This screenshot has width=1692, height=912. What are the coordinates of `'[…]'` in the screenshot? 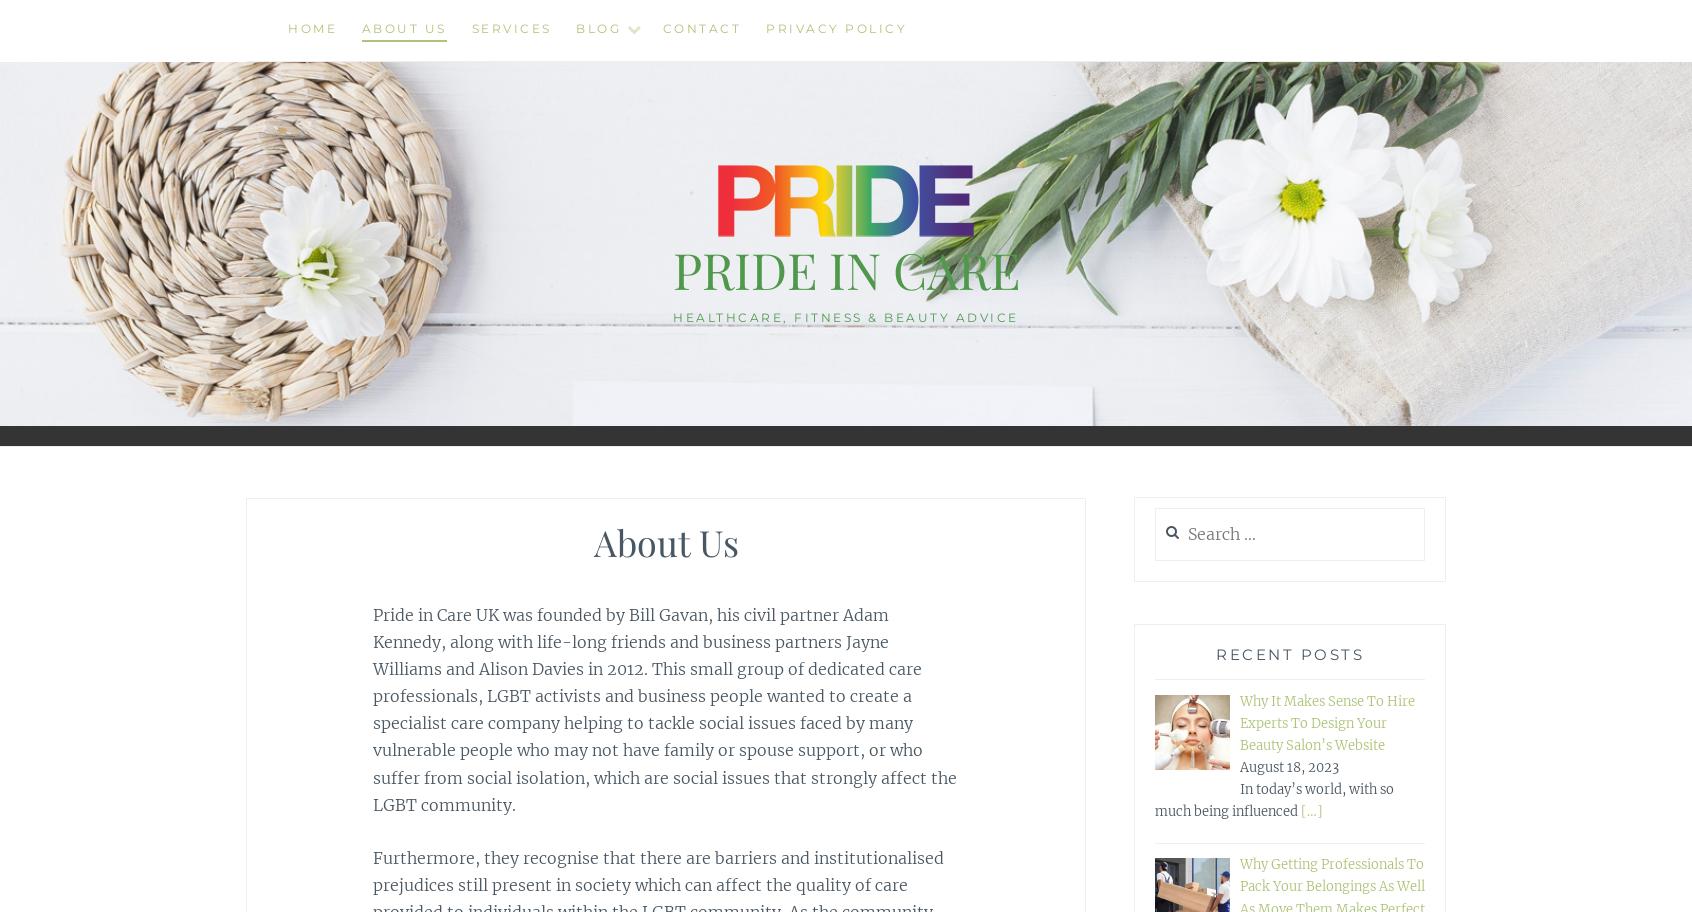 It's located at (1310, 810).